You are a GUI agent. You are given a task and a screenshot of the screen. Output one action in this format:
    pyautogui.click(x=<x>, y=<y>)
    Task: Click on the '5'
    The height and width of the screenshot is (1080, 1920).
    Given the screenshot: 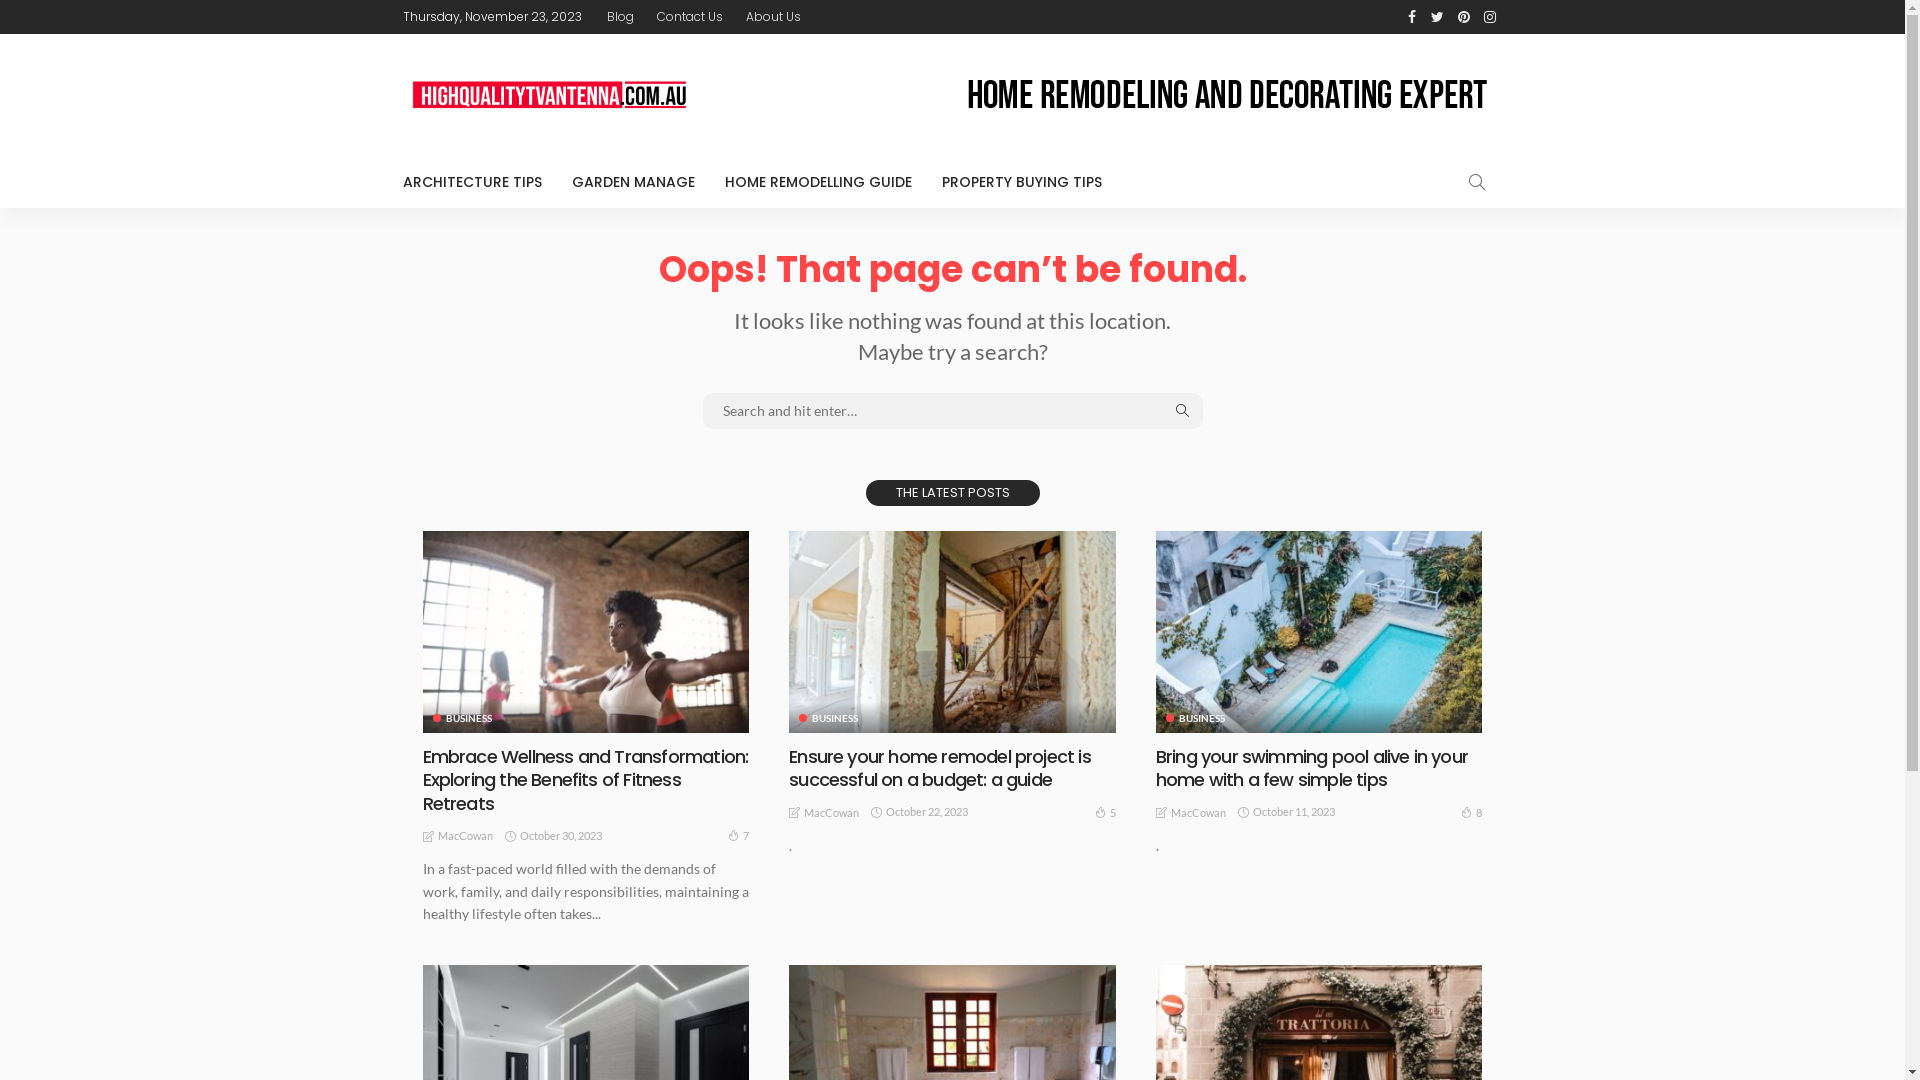 What is the action you would take?
    pyautogui.click(x=1104, y=812)
    